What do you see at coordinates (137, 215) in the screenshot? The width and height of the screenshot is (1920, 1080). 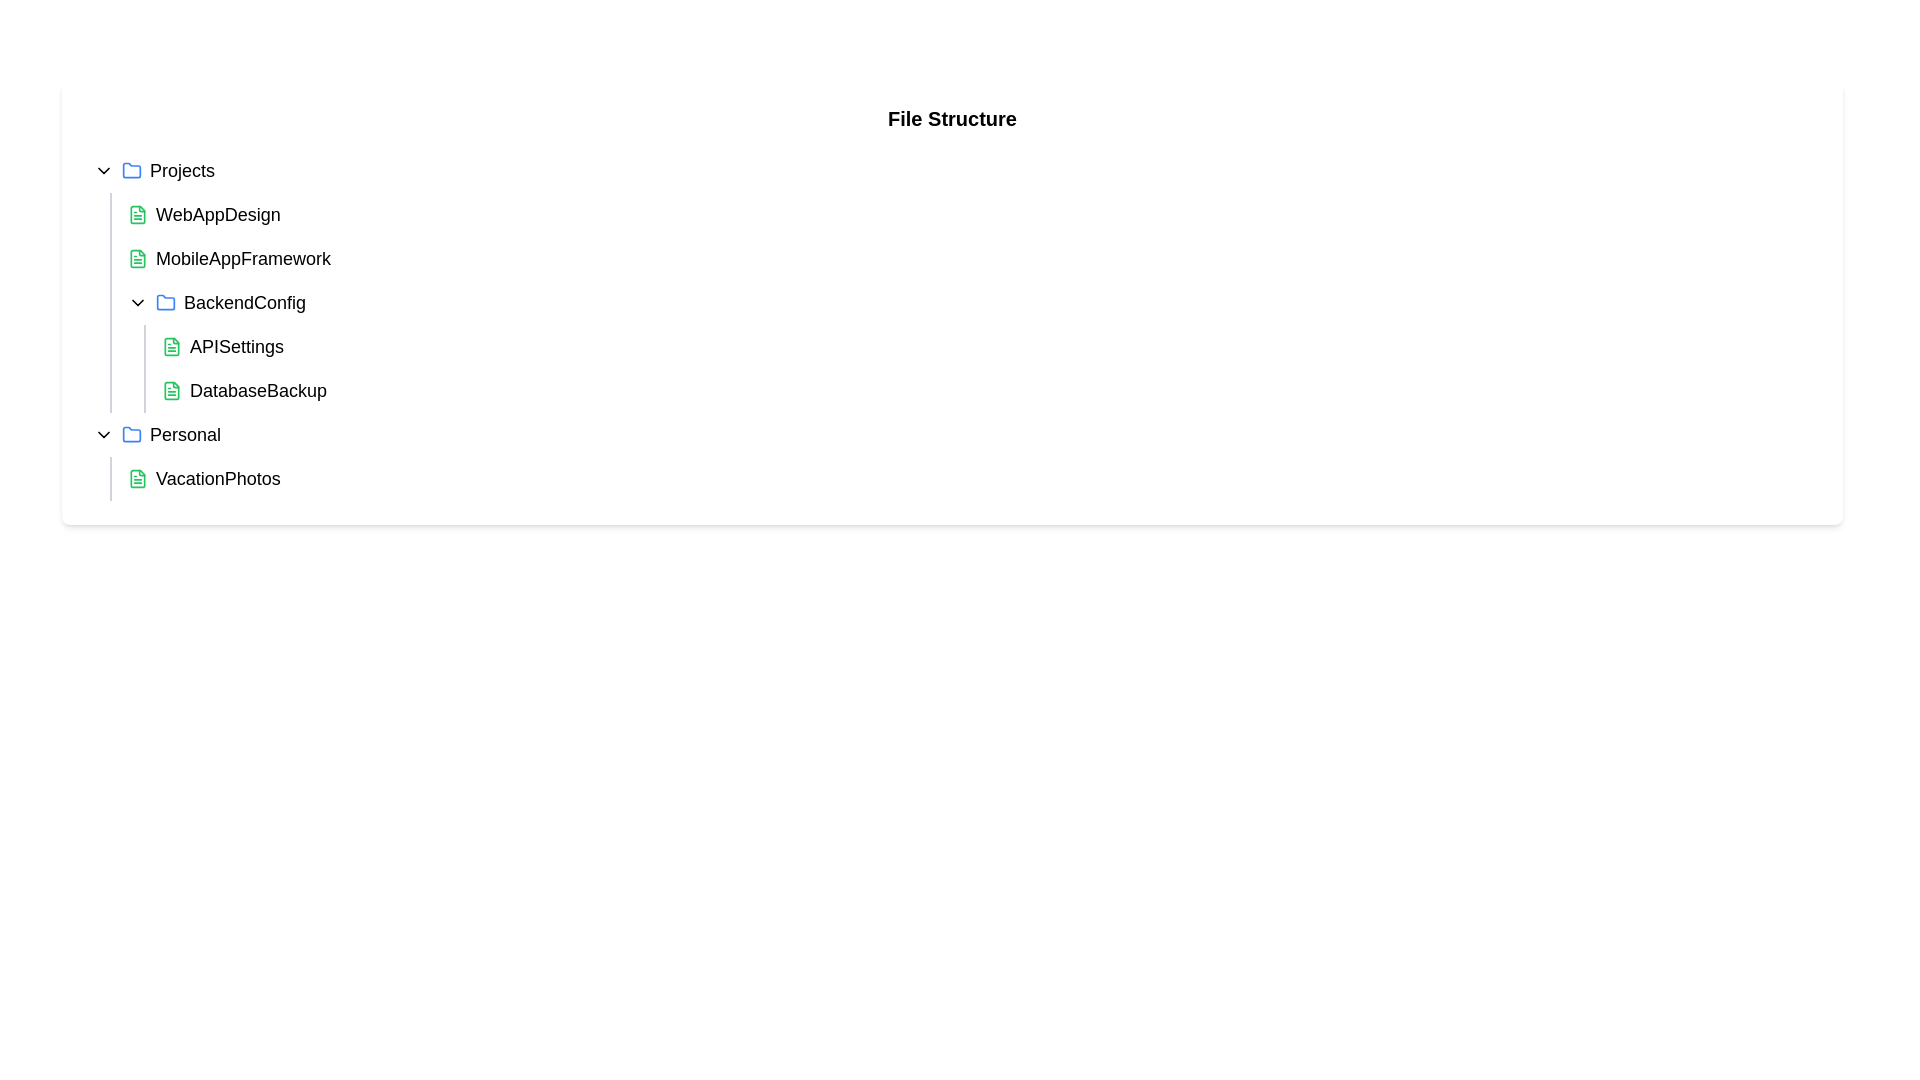 I see `the graphical icon representing a file, characterized by a sheet-like shape with a folded corner, outlined in green, located under the 'Projects' directory next to the label 'WebAppDesign'` at bounding box center [137, 215].